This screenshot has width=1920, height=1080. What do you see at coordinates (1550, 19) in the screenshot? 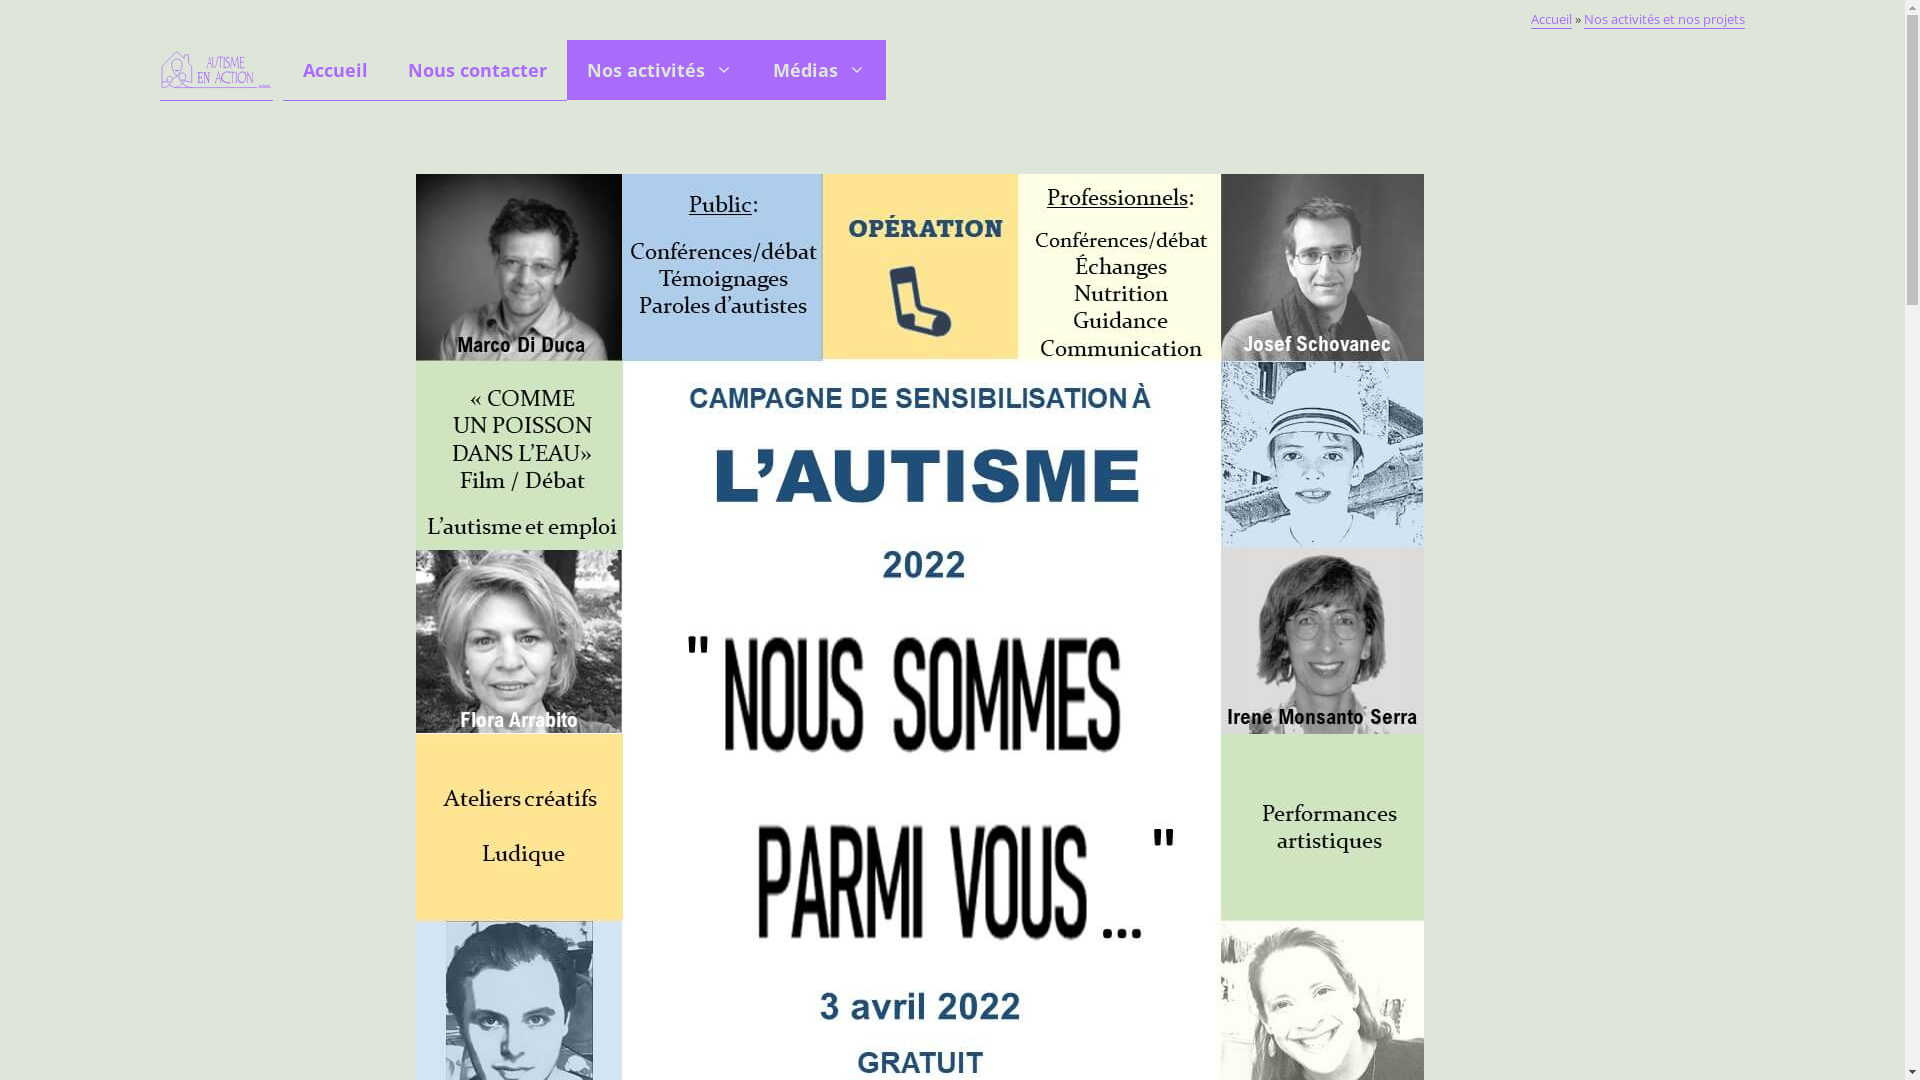
I see `'Accueil'` at bounding box center [1550, 19].